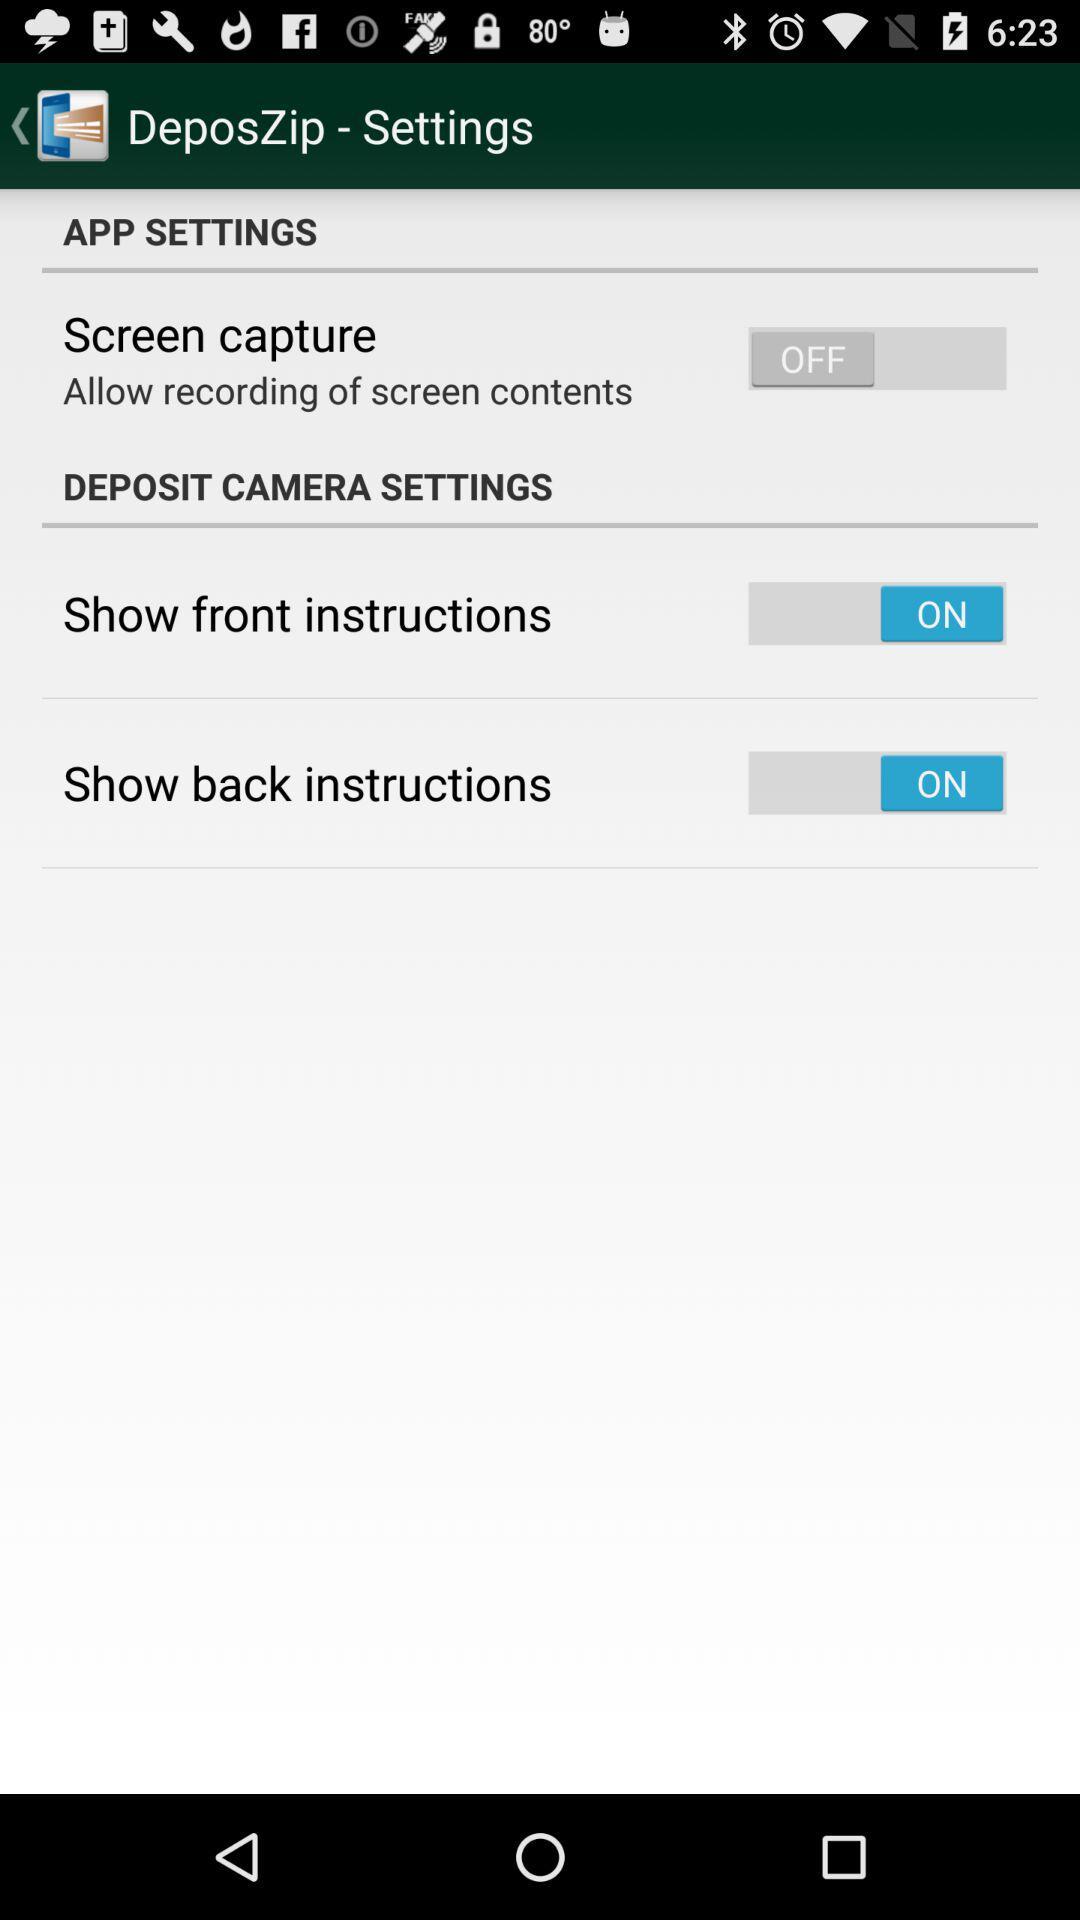 This screenshot has width=1080, height=1920. What do you see at coordinates (219, 333) in the screenshot?
I see `the app above the allow recording of` at bounding box center [219, 333].